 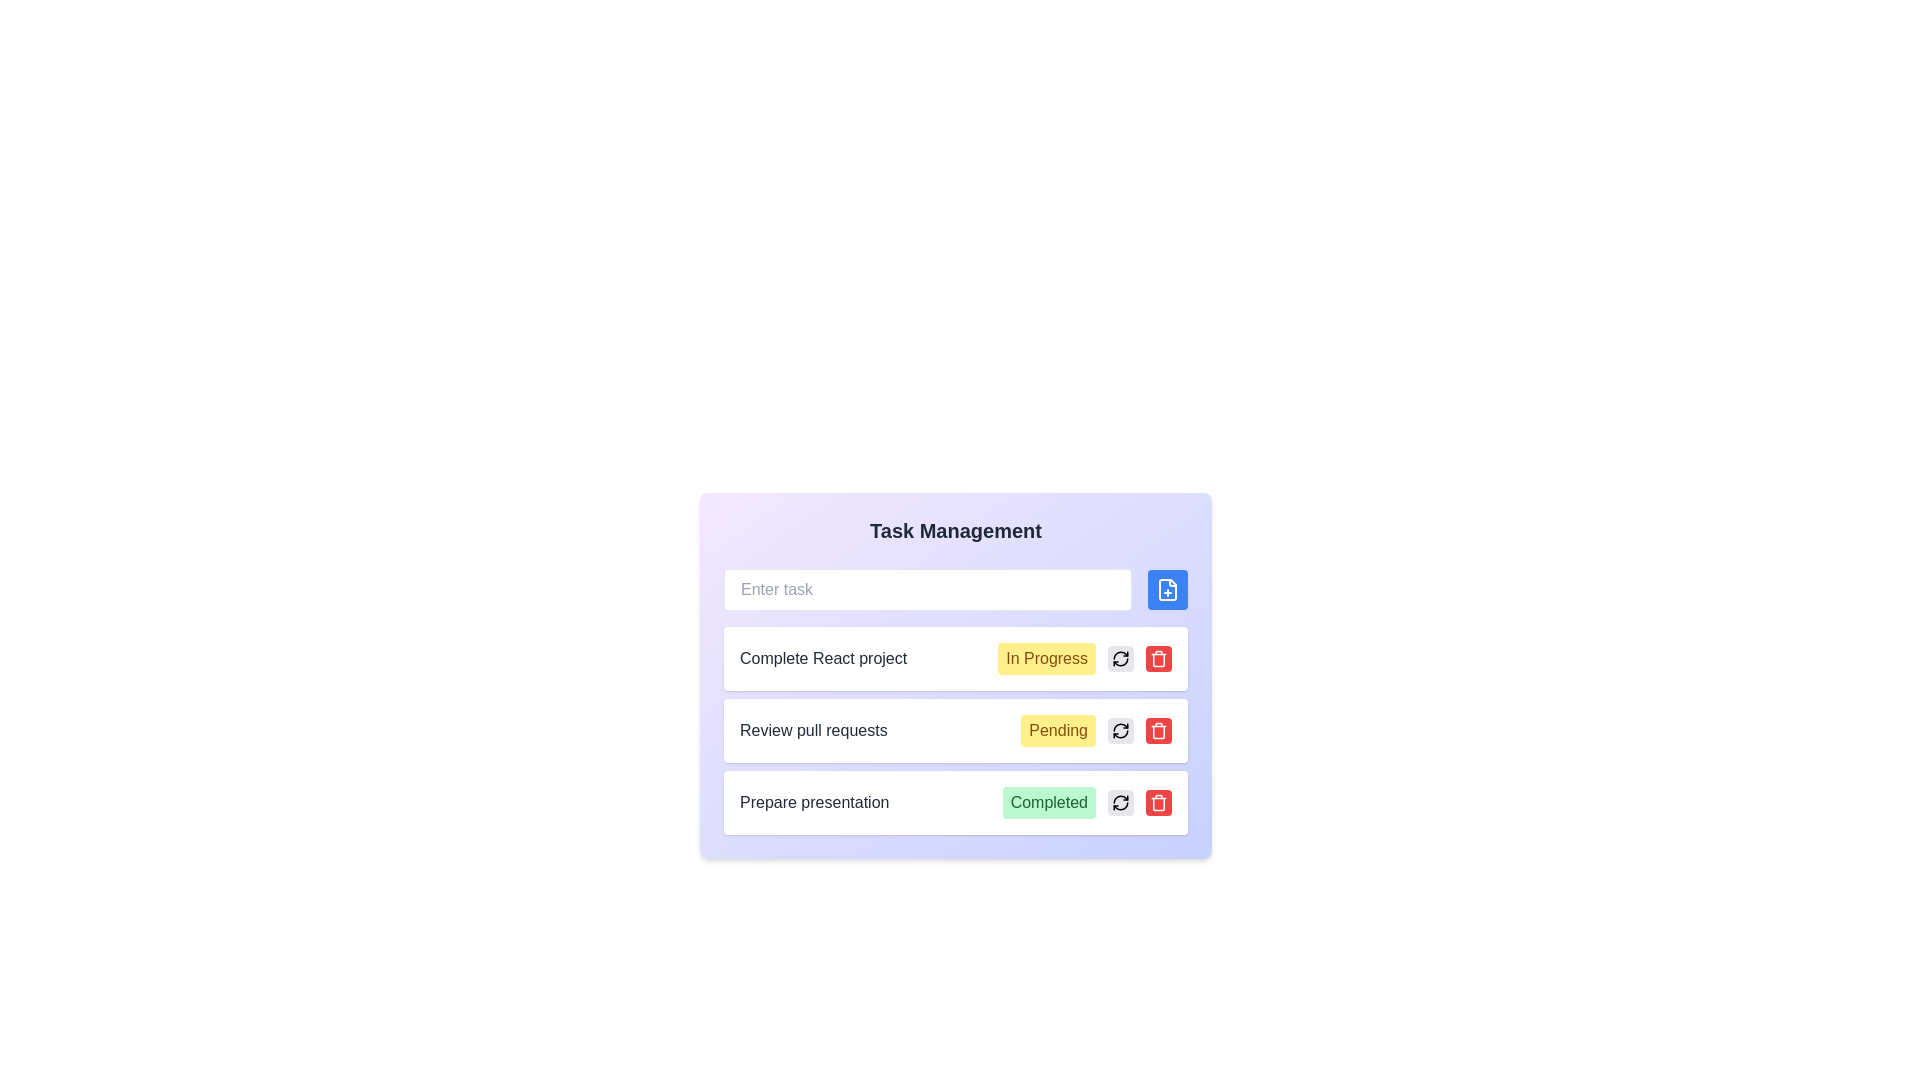 What do you see at coordinates (1121, 659) in the screenshot?
I see `the SVG icon of a double arrow indicating a refreshing motion located in the 'Review pull requests' task row` at bounding box center [1121, 659].